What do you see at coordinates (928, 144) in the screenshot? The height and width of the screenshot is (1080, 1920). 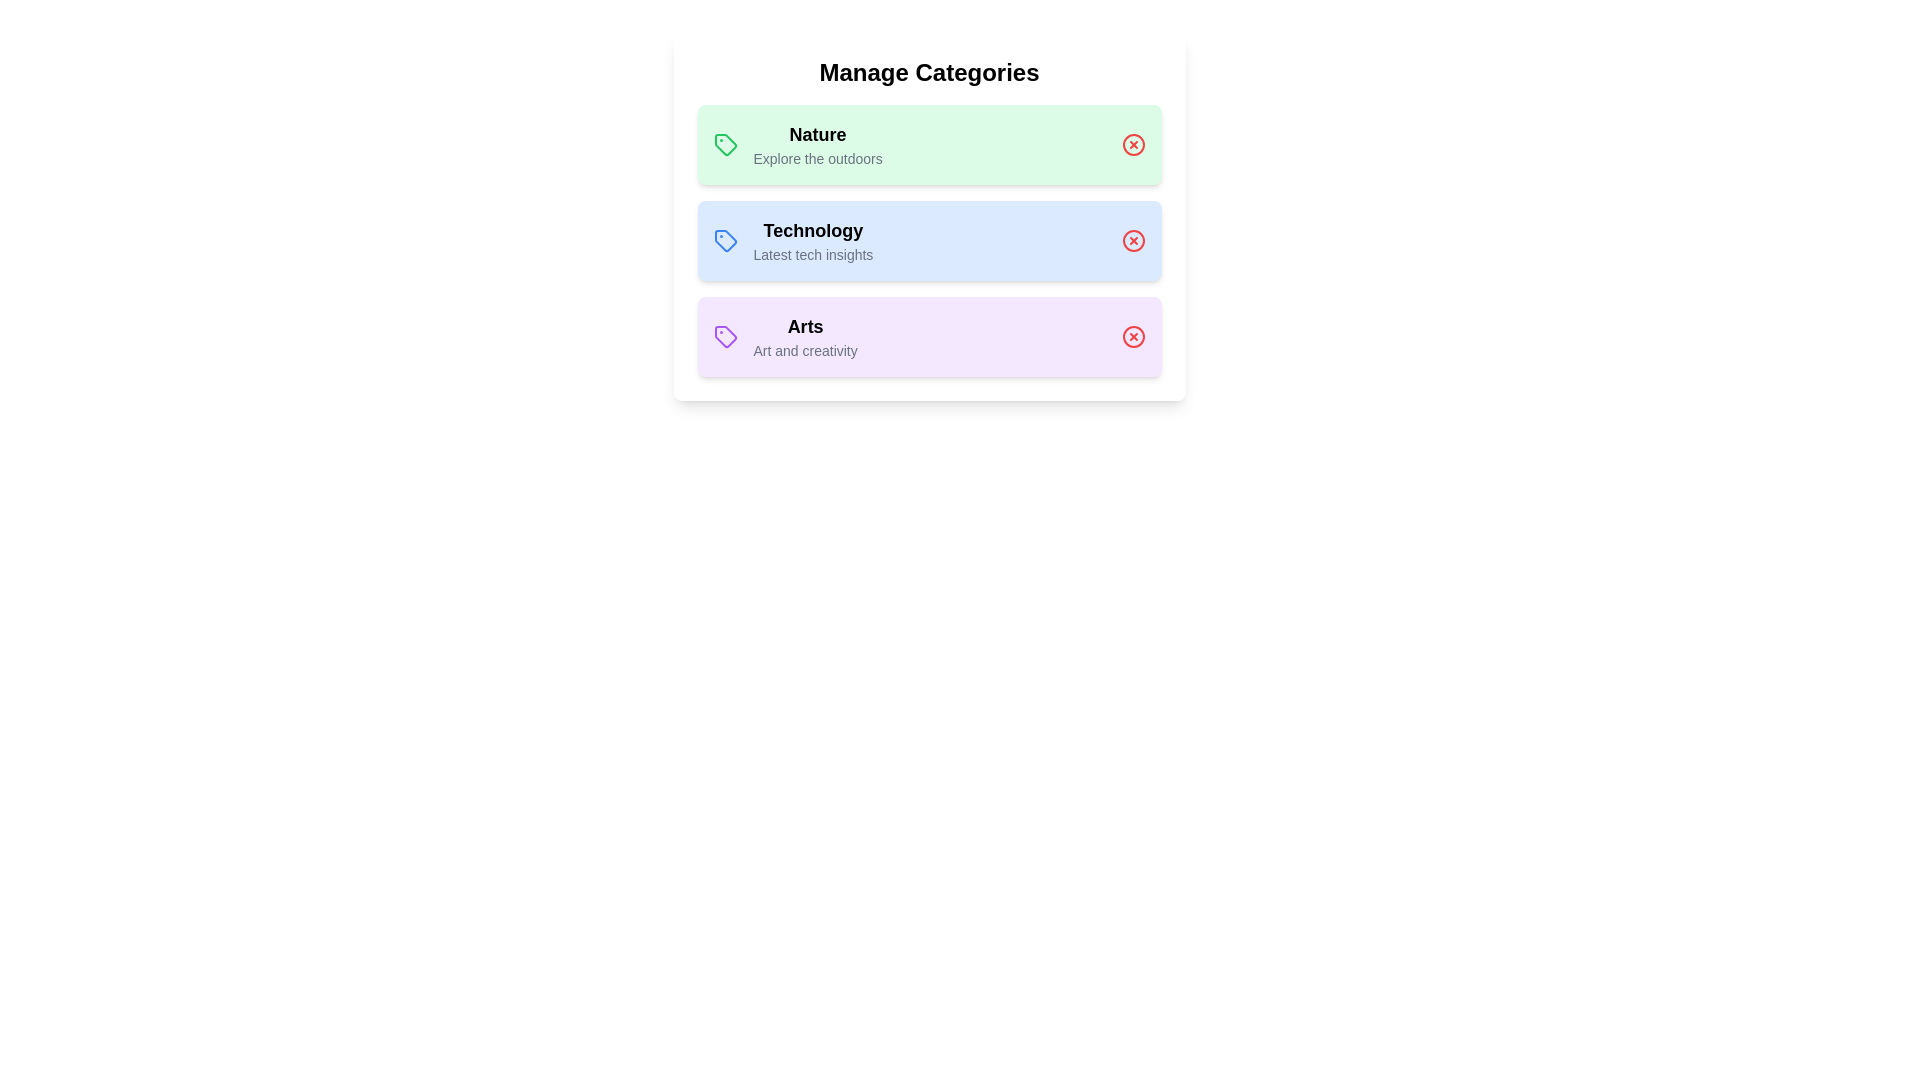 I see `the category Nature to see its tooltip or effect` at bounding box center [928, 144].